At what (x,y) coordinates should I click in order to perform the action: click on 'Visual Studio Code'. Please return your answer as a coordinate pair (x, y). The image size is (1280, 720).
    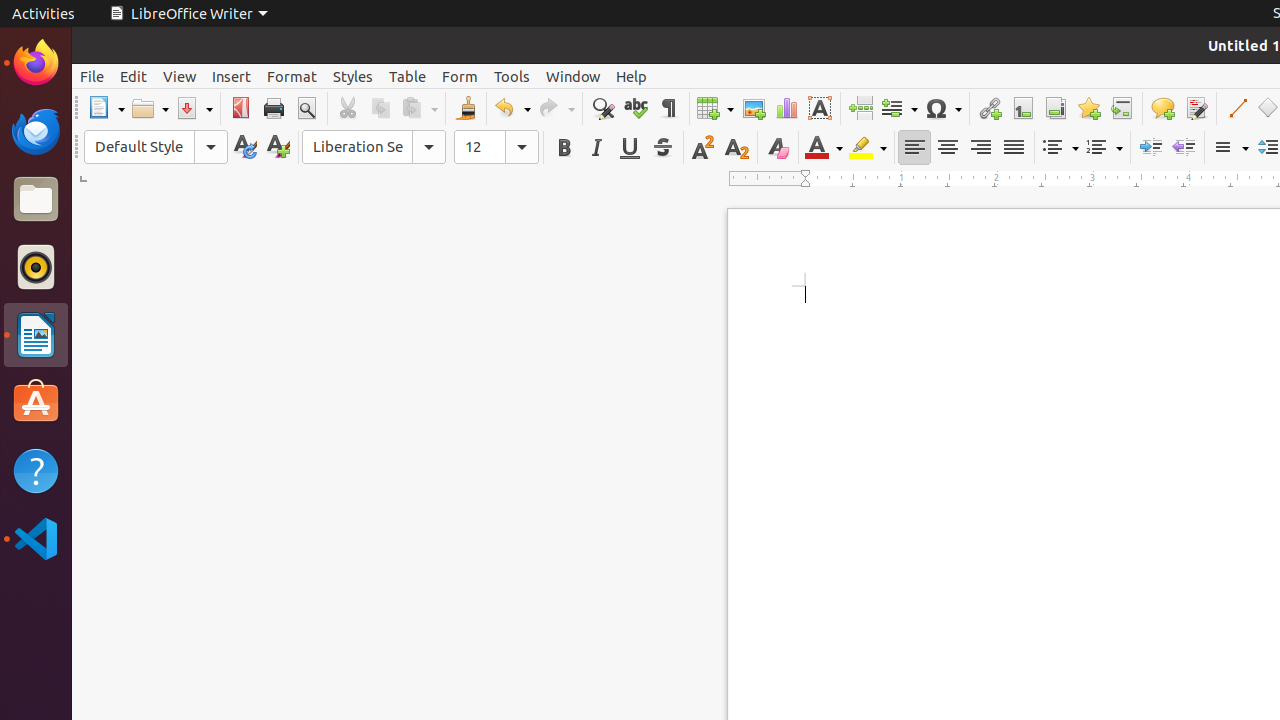
    Looking at the image, I should click on (35, 537).